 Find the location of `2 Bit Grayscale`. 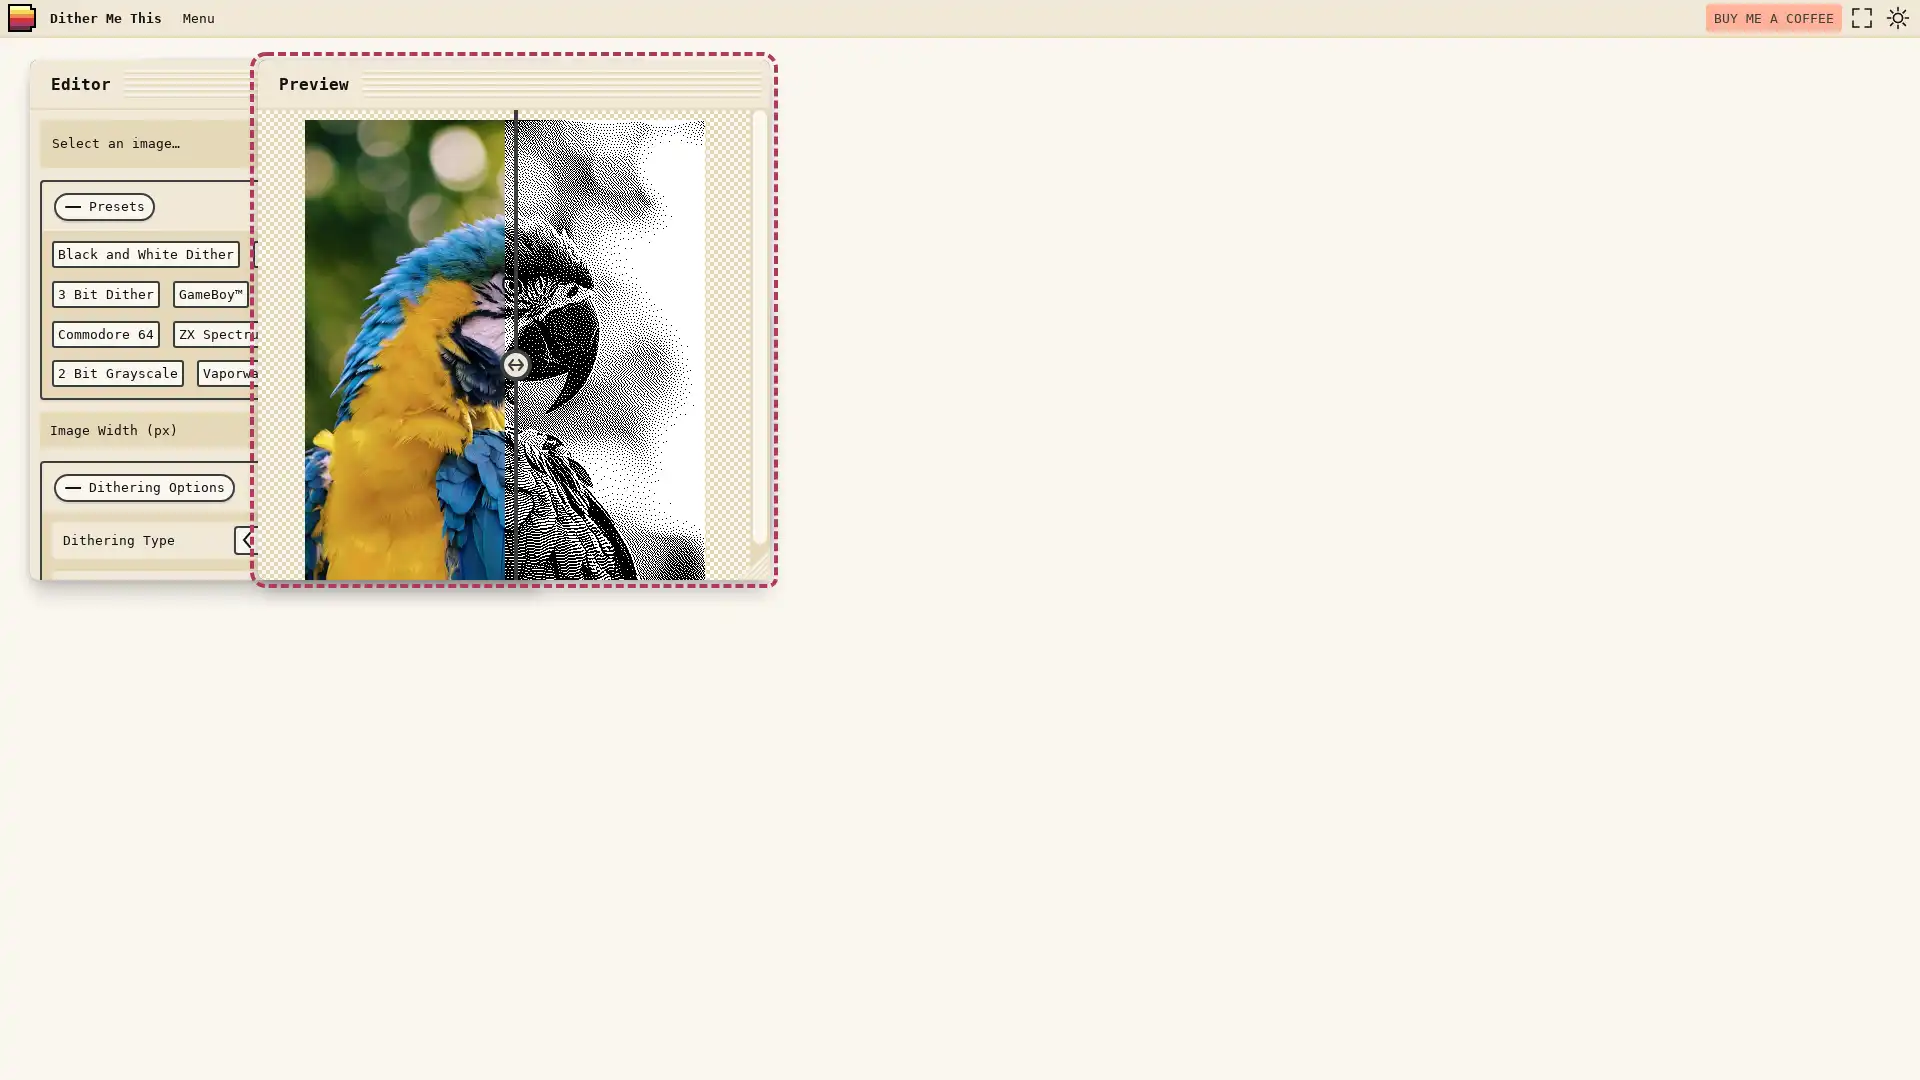

2 Bit Grayscale is located at coordinates (446, 332).